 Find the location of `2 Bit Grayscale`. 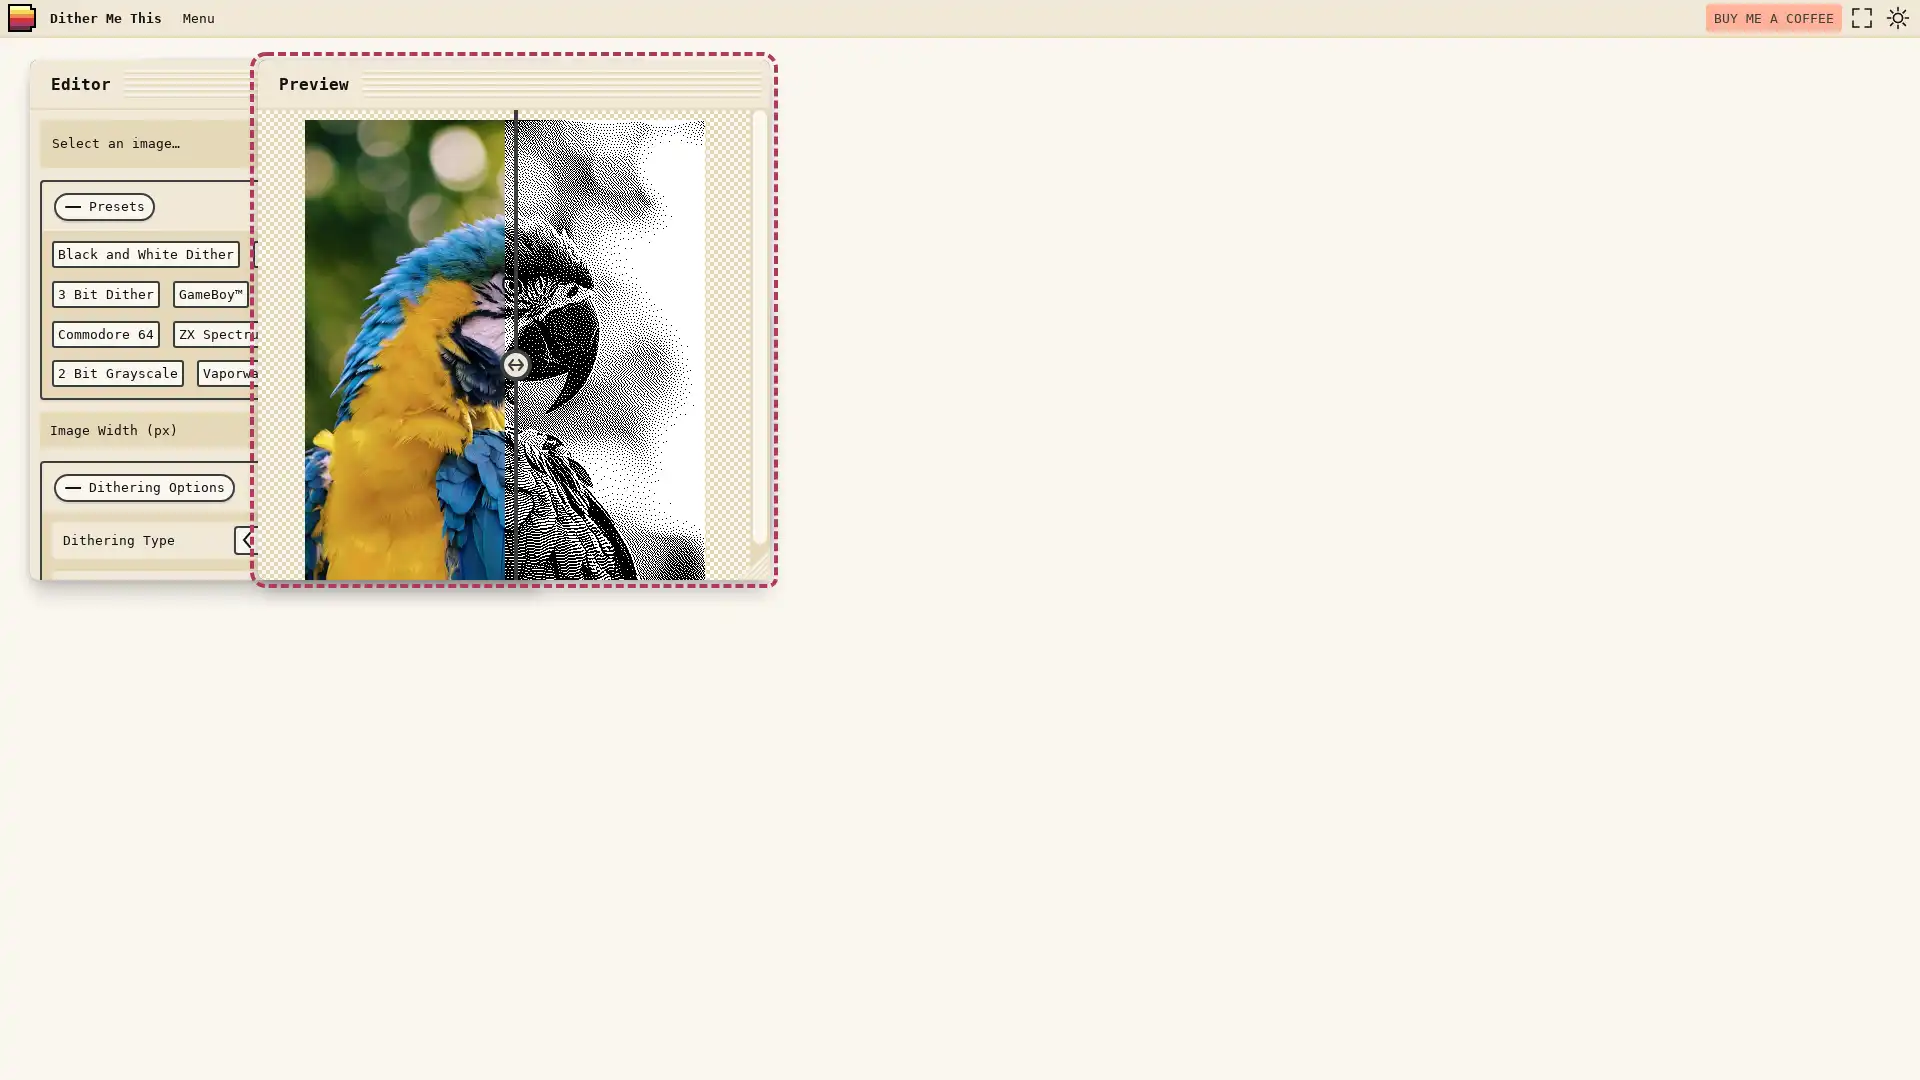

2 Bit Grayscale is located at coordinates (446, 332).